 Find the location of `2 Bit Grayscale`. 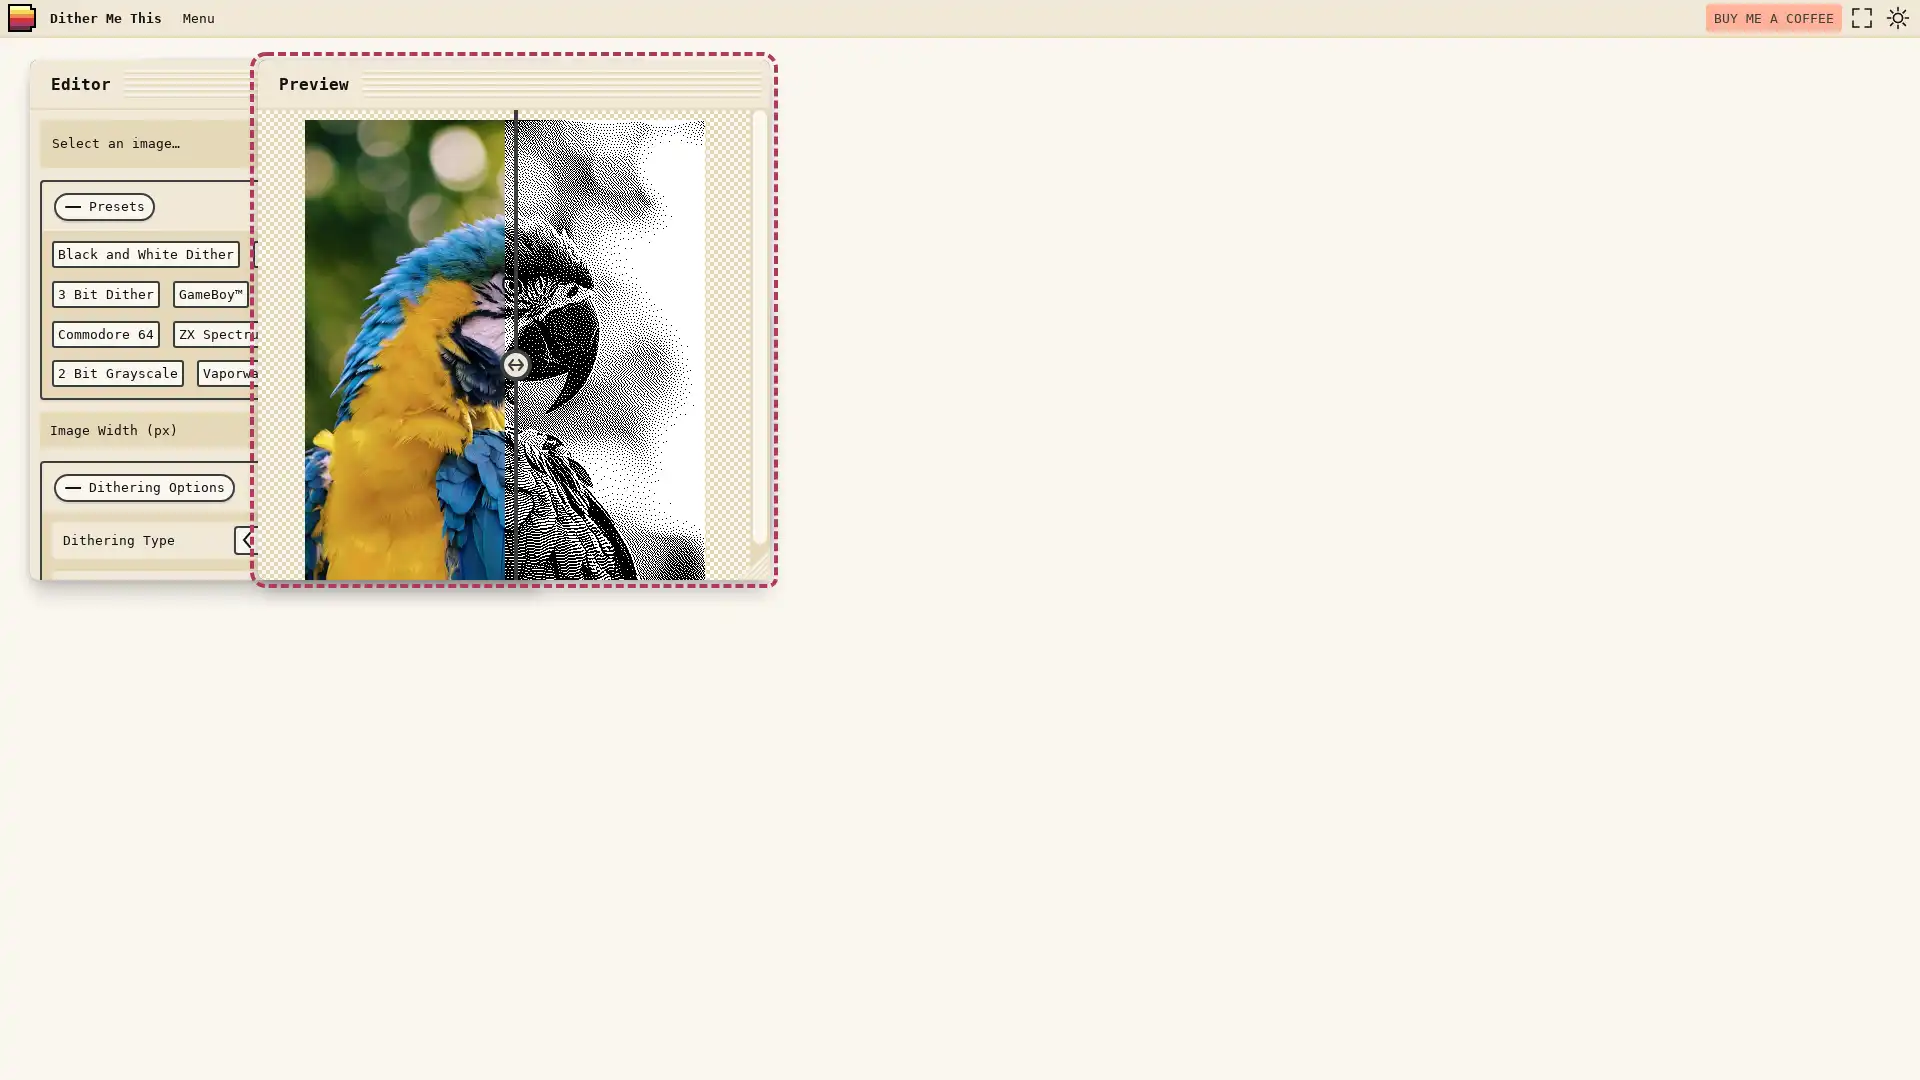

2 Bit Grayscale is located at coordinates (446, 332).